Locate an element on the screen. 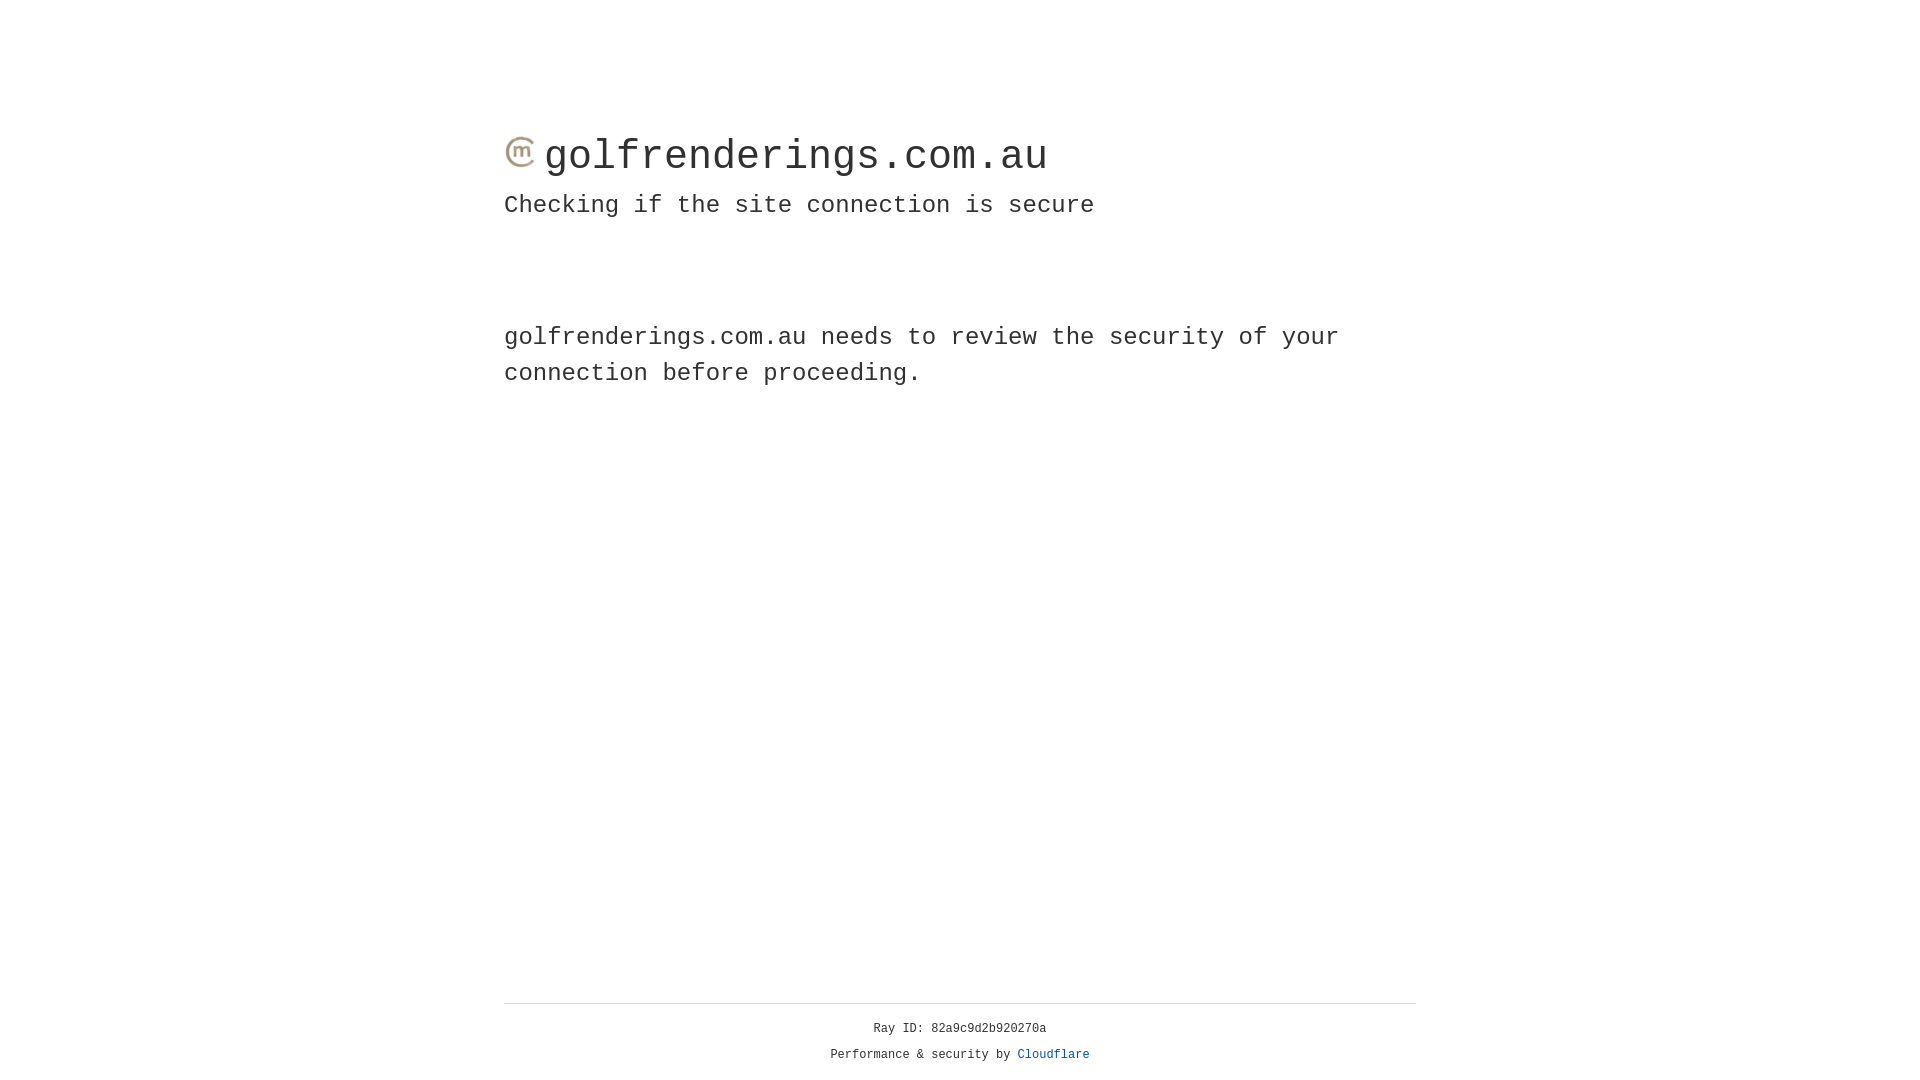  'Cloudflare' is located at coordinates (1017, 1054).